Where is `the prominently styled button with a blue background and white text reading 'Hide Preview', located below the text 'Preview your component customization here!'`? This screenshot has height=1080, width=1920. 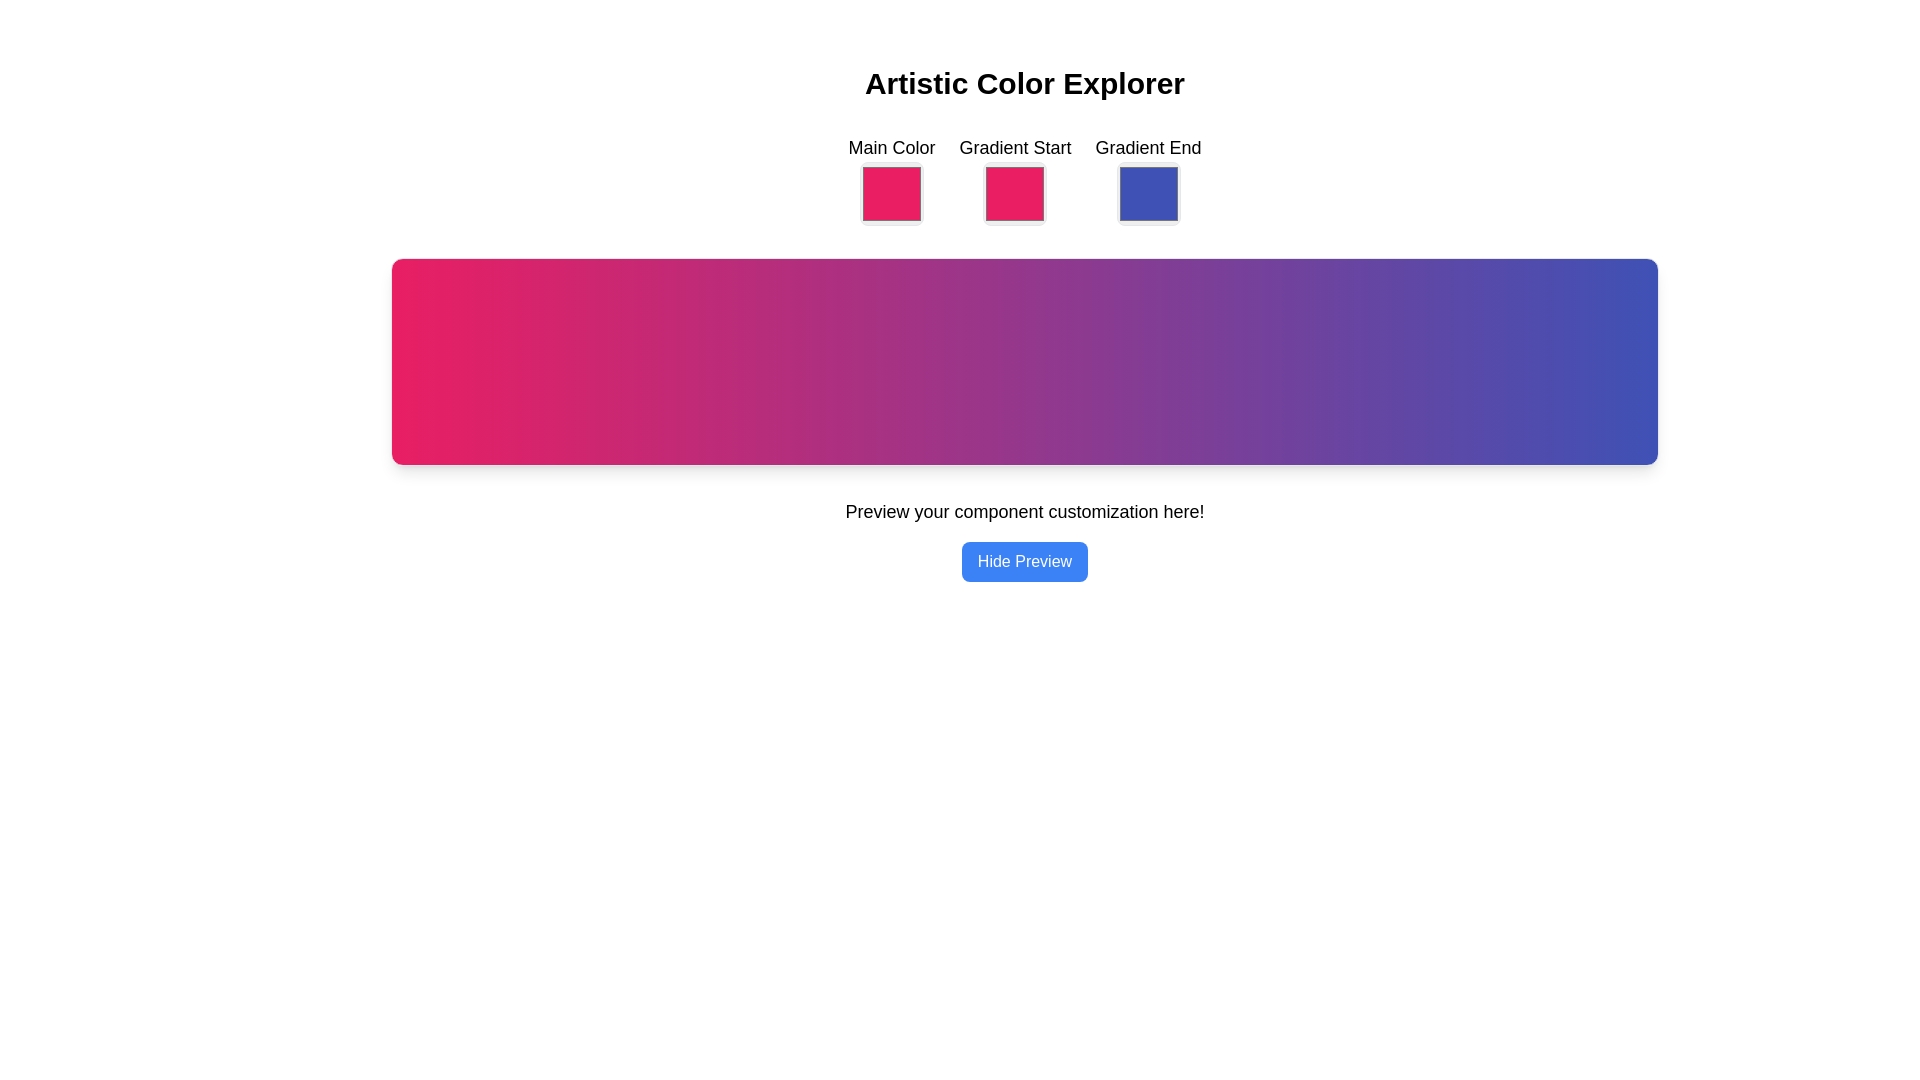 the prominently styled button with a blue background and white text reading 'Hide Preview', located below the text 'Preview your component customization here!' is located at coordinates (1024, 562).